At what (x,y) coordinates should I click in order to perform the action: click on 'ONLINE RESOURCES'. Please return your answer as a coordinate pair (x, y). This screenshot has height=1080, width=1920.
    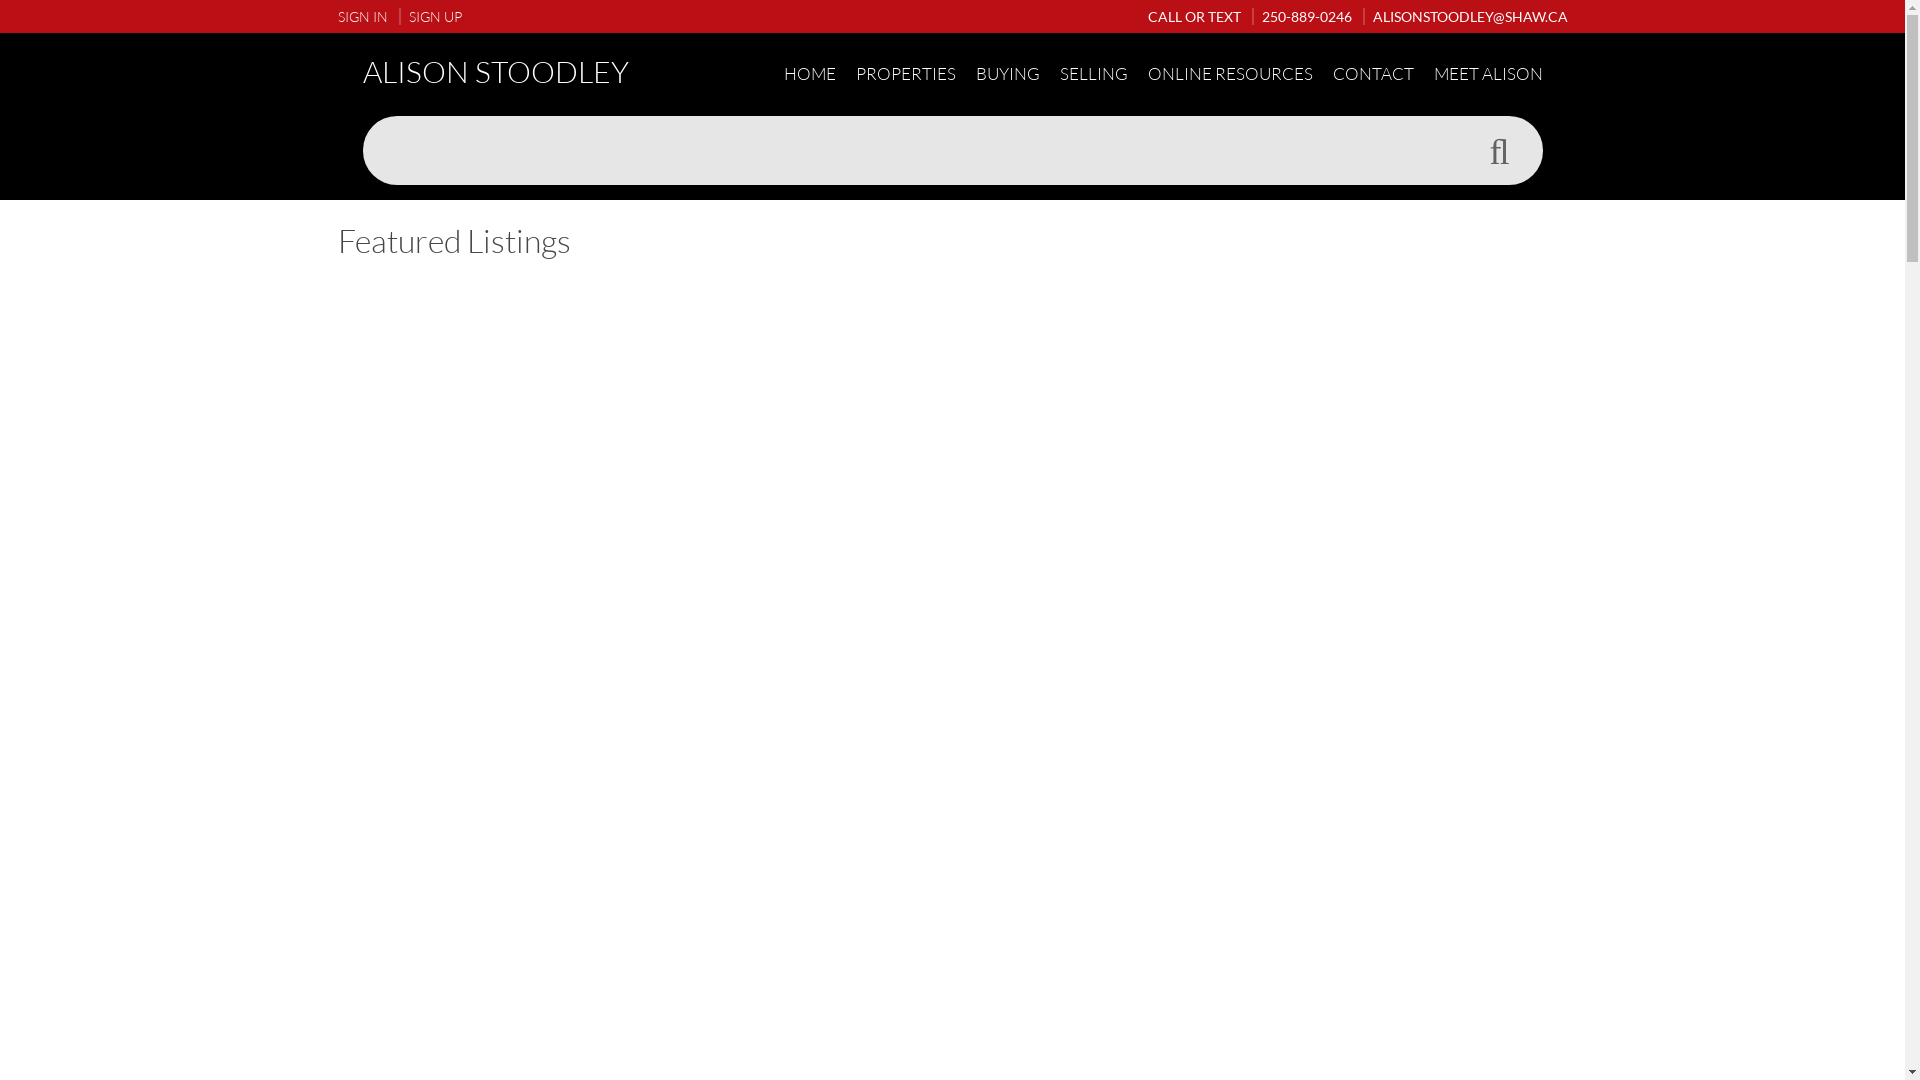
    Looking at the image, I should click on (1229, 72).